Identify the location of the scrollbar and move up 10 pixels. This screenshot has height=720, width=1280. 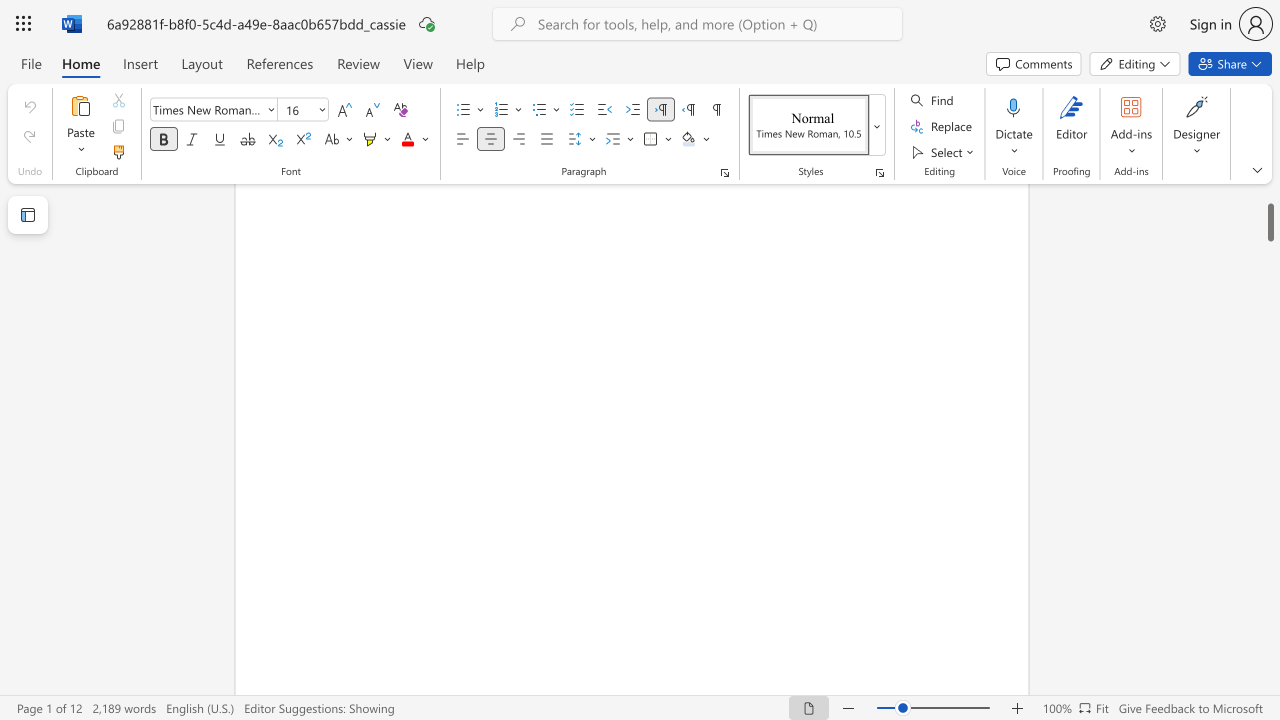
(1269, 208).